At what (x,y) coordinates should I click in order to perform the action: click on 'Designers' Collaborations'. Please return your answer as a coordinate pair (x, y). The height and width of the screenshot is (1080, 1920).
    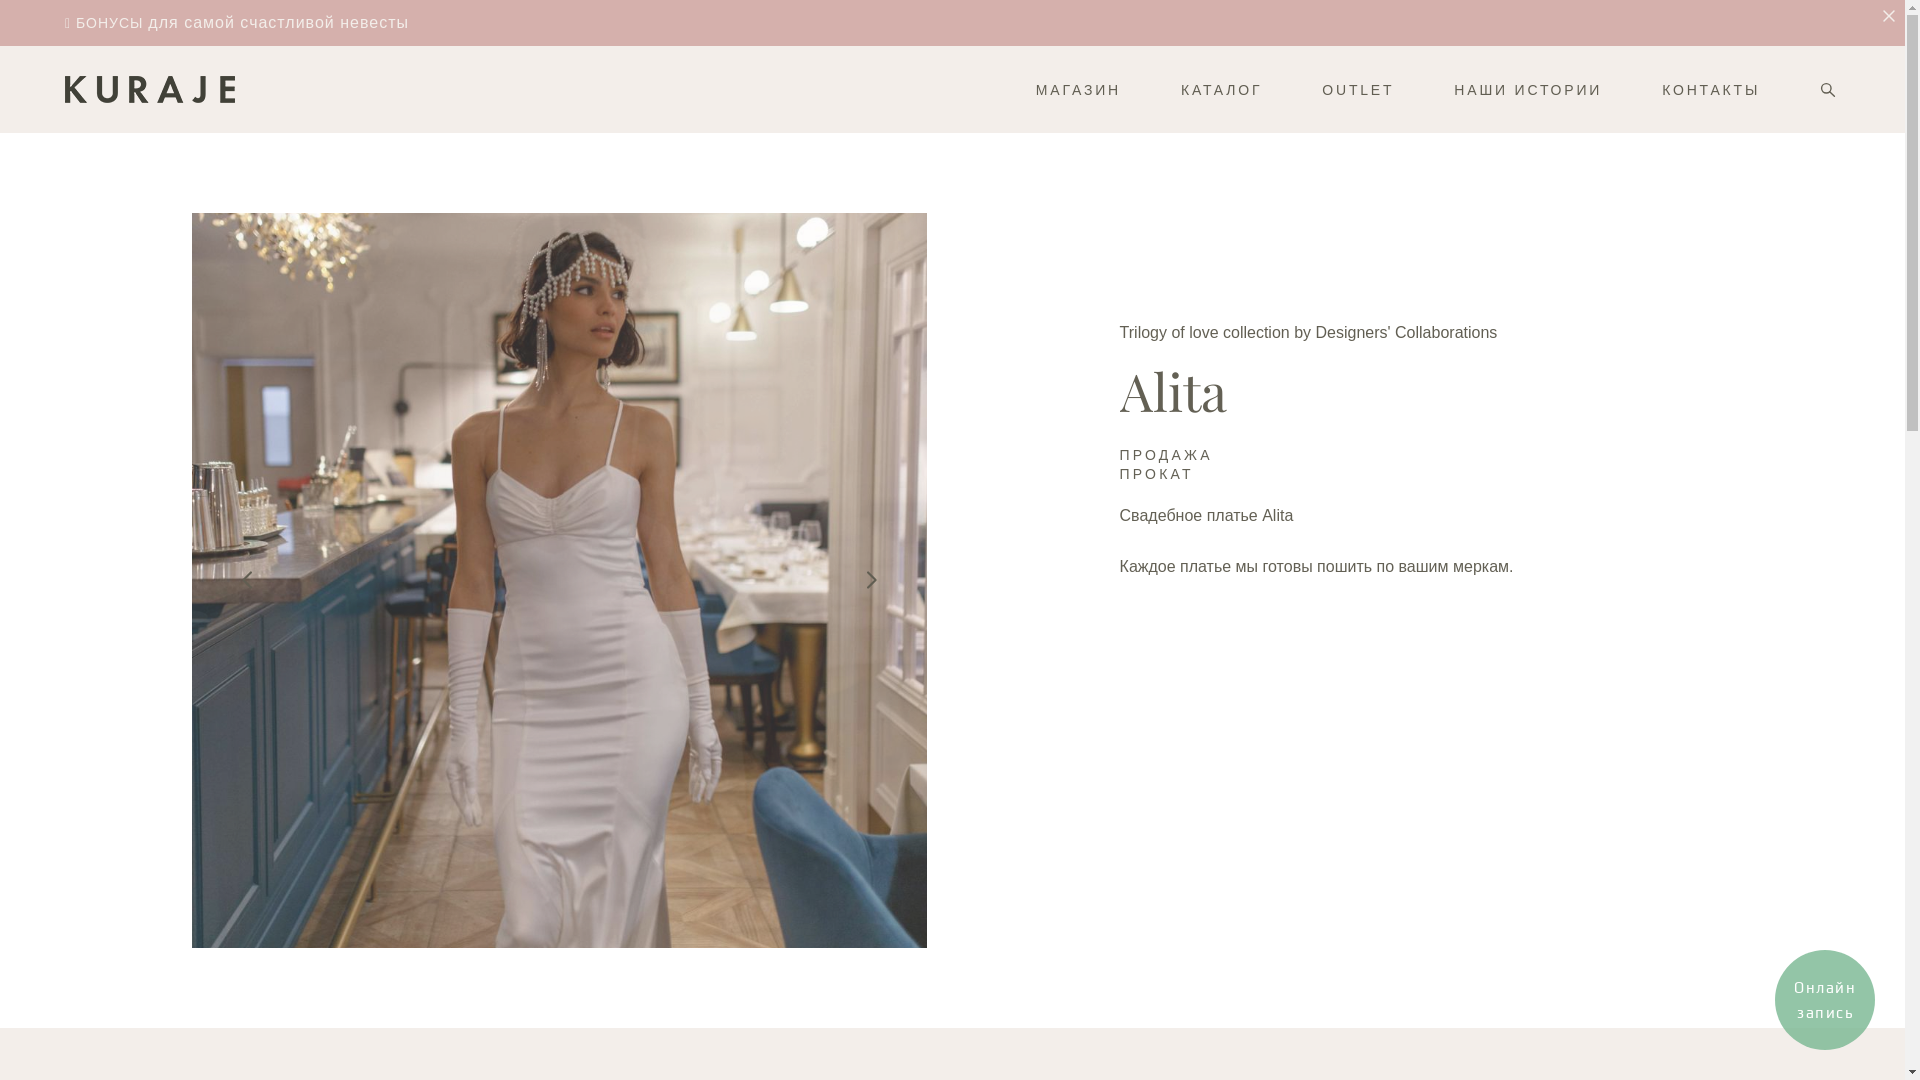
    Looking at the image, I should click on (1405, 331).